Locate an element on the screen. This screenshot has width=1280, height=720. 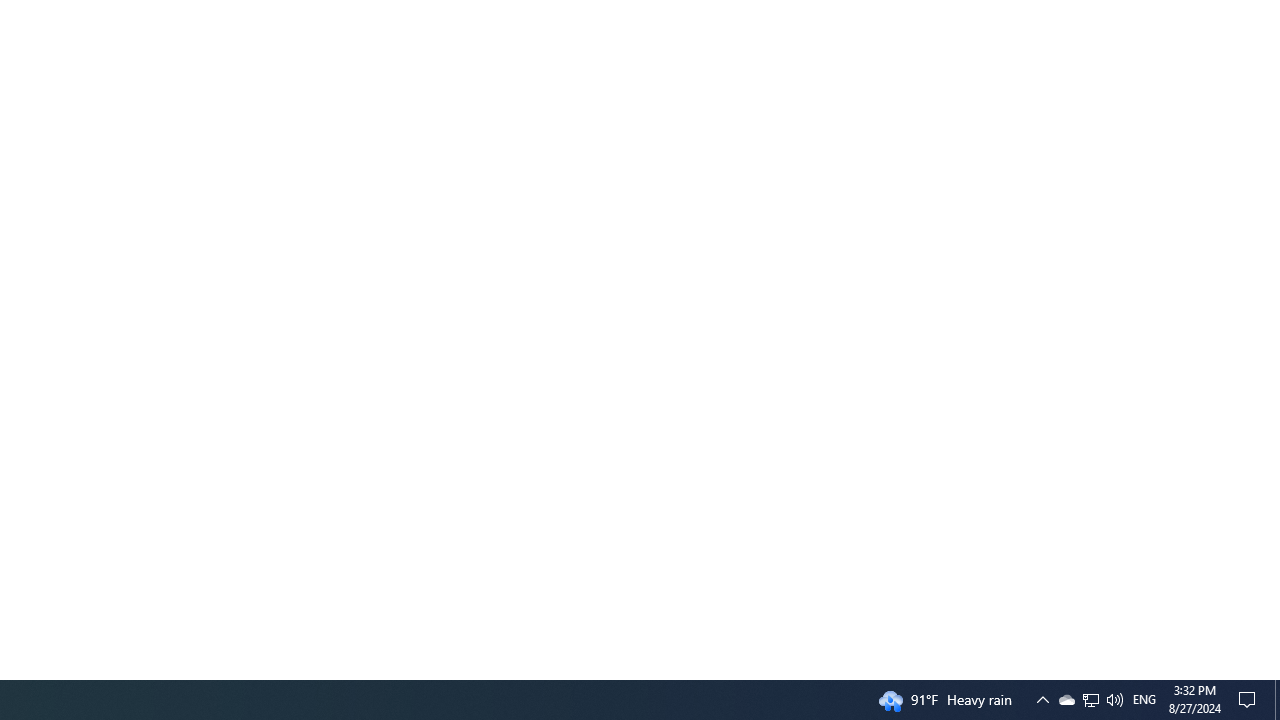
'User Promoted Notification Area' is located at coordinates (1089, 698).